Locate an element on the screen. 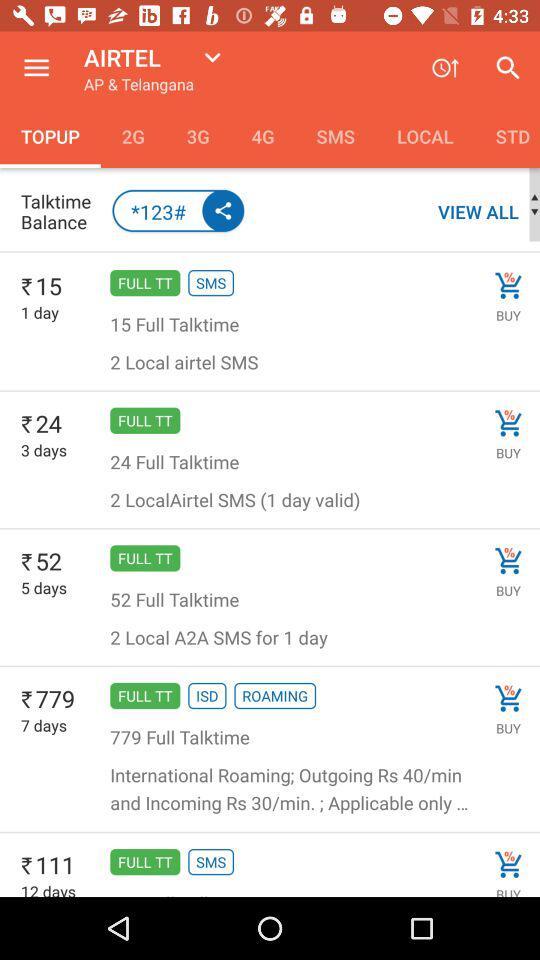 Image resolution: width=540 pixels, height=960 pixels. the icon next to 4g icon is located at coordinates (198, 135).